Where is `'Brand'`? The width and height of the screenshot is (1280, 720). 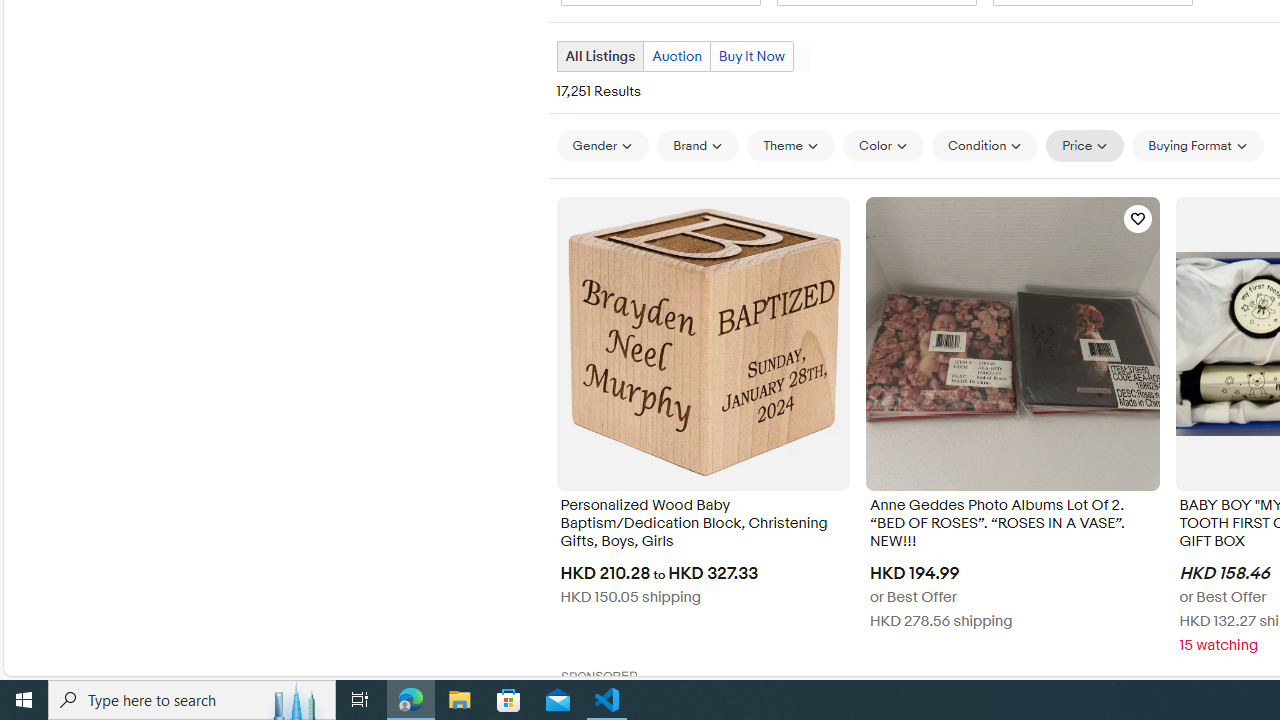
'Brand' is located at coordinates (698, 145).